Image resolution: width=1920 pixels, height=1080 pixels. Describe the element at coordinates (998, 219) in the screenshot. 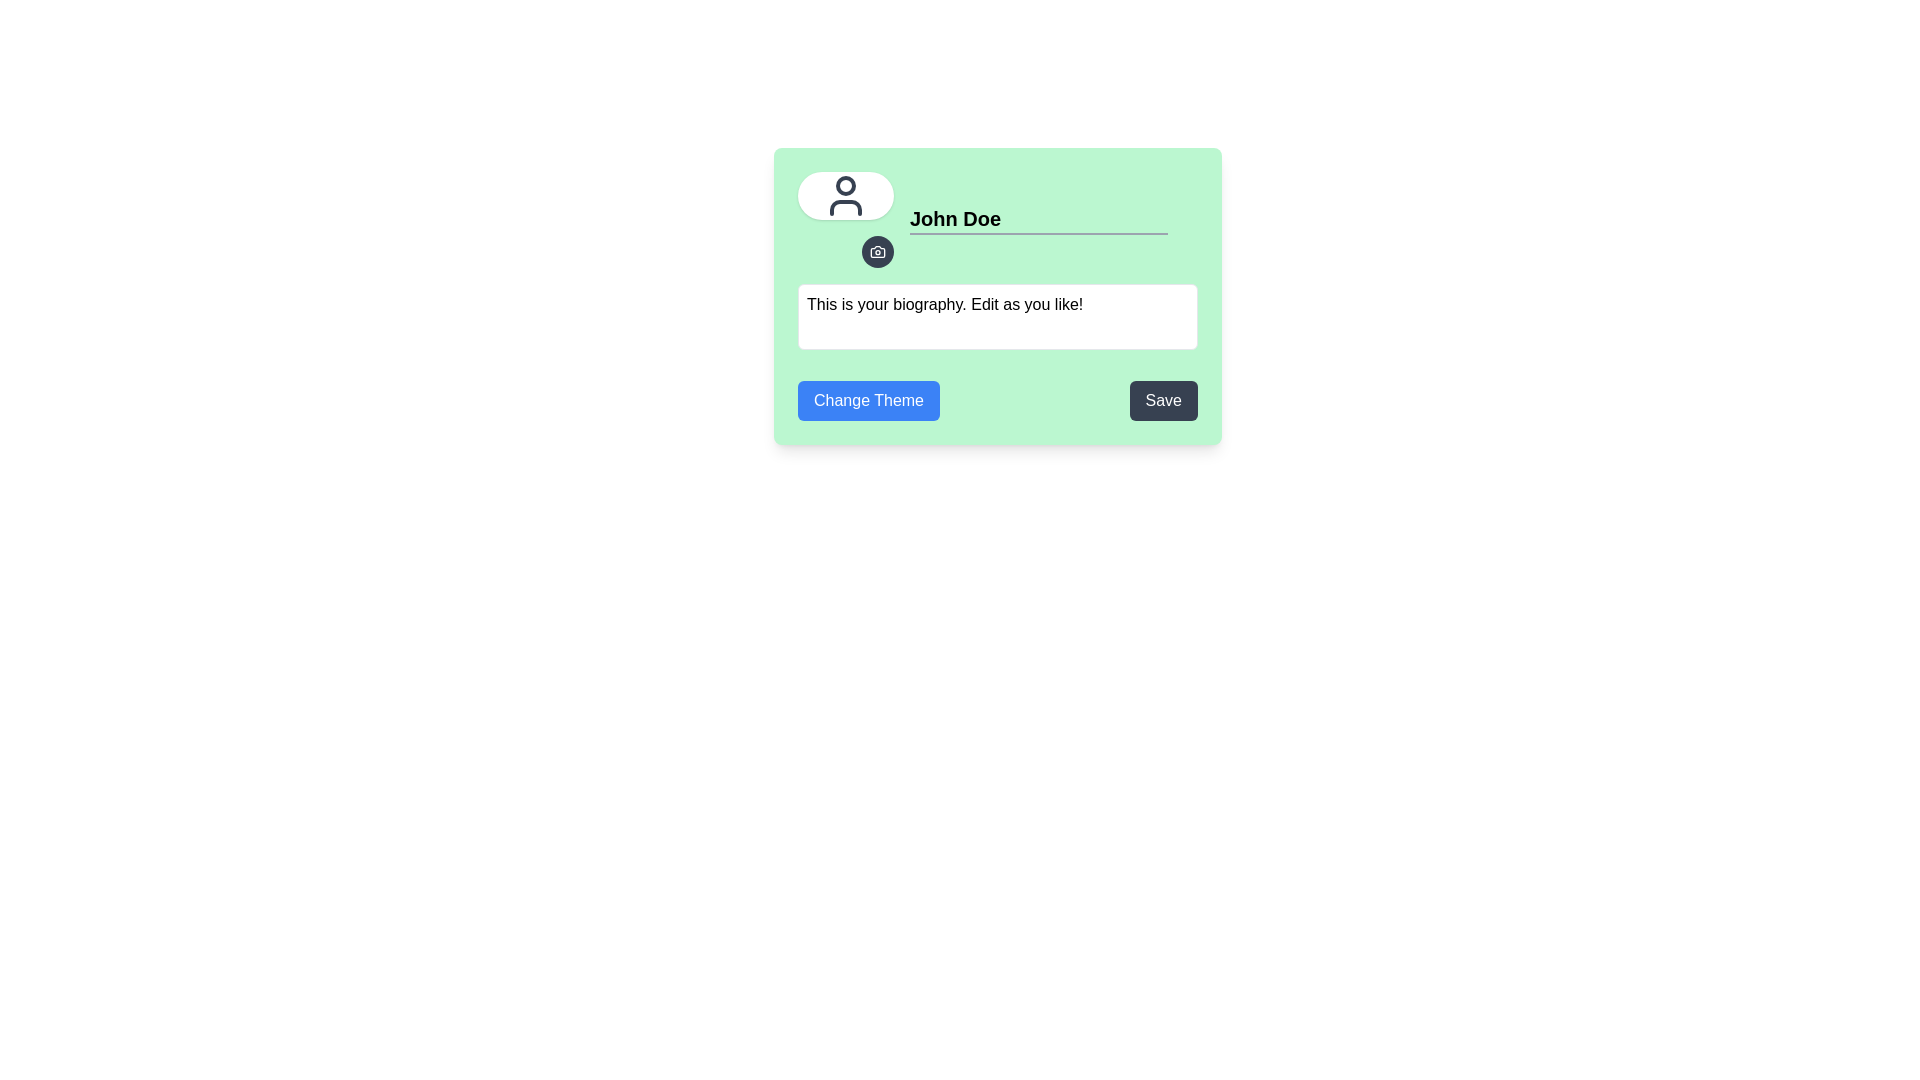

I see `the Profile Header Section` at that location.